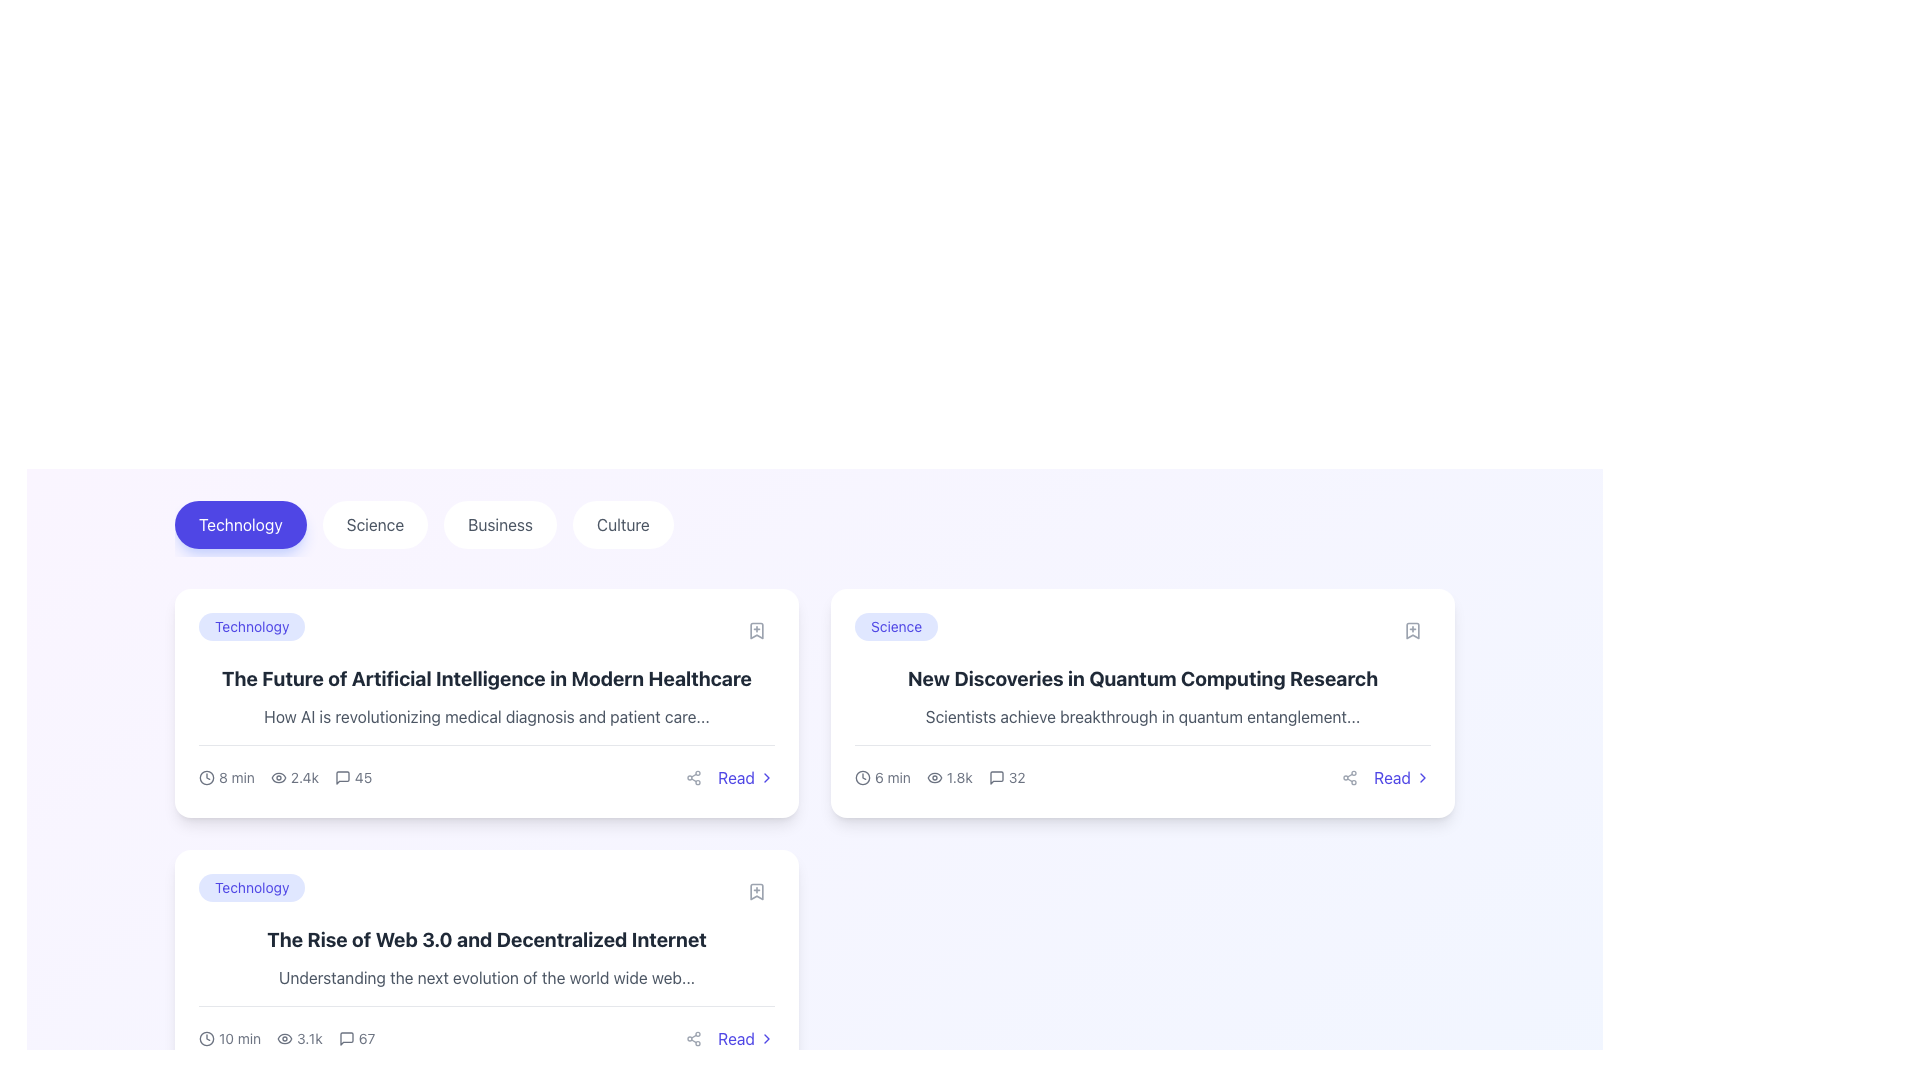 This screenshot has width=1920, height=1080. Describe the element at coordinates (1411, 631) in the screenshot. I see `the bookmark icon with a plus sign located in the top-right corner of the card for 'New Discoveries in Quantum Computing Research.'` at that location.